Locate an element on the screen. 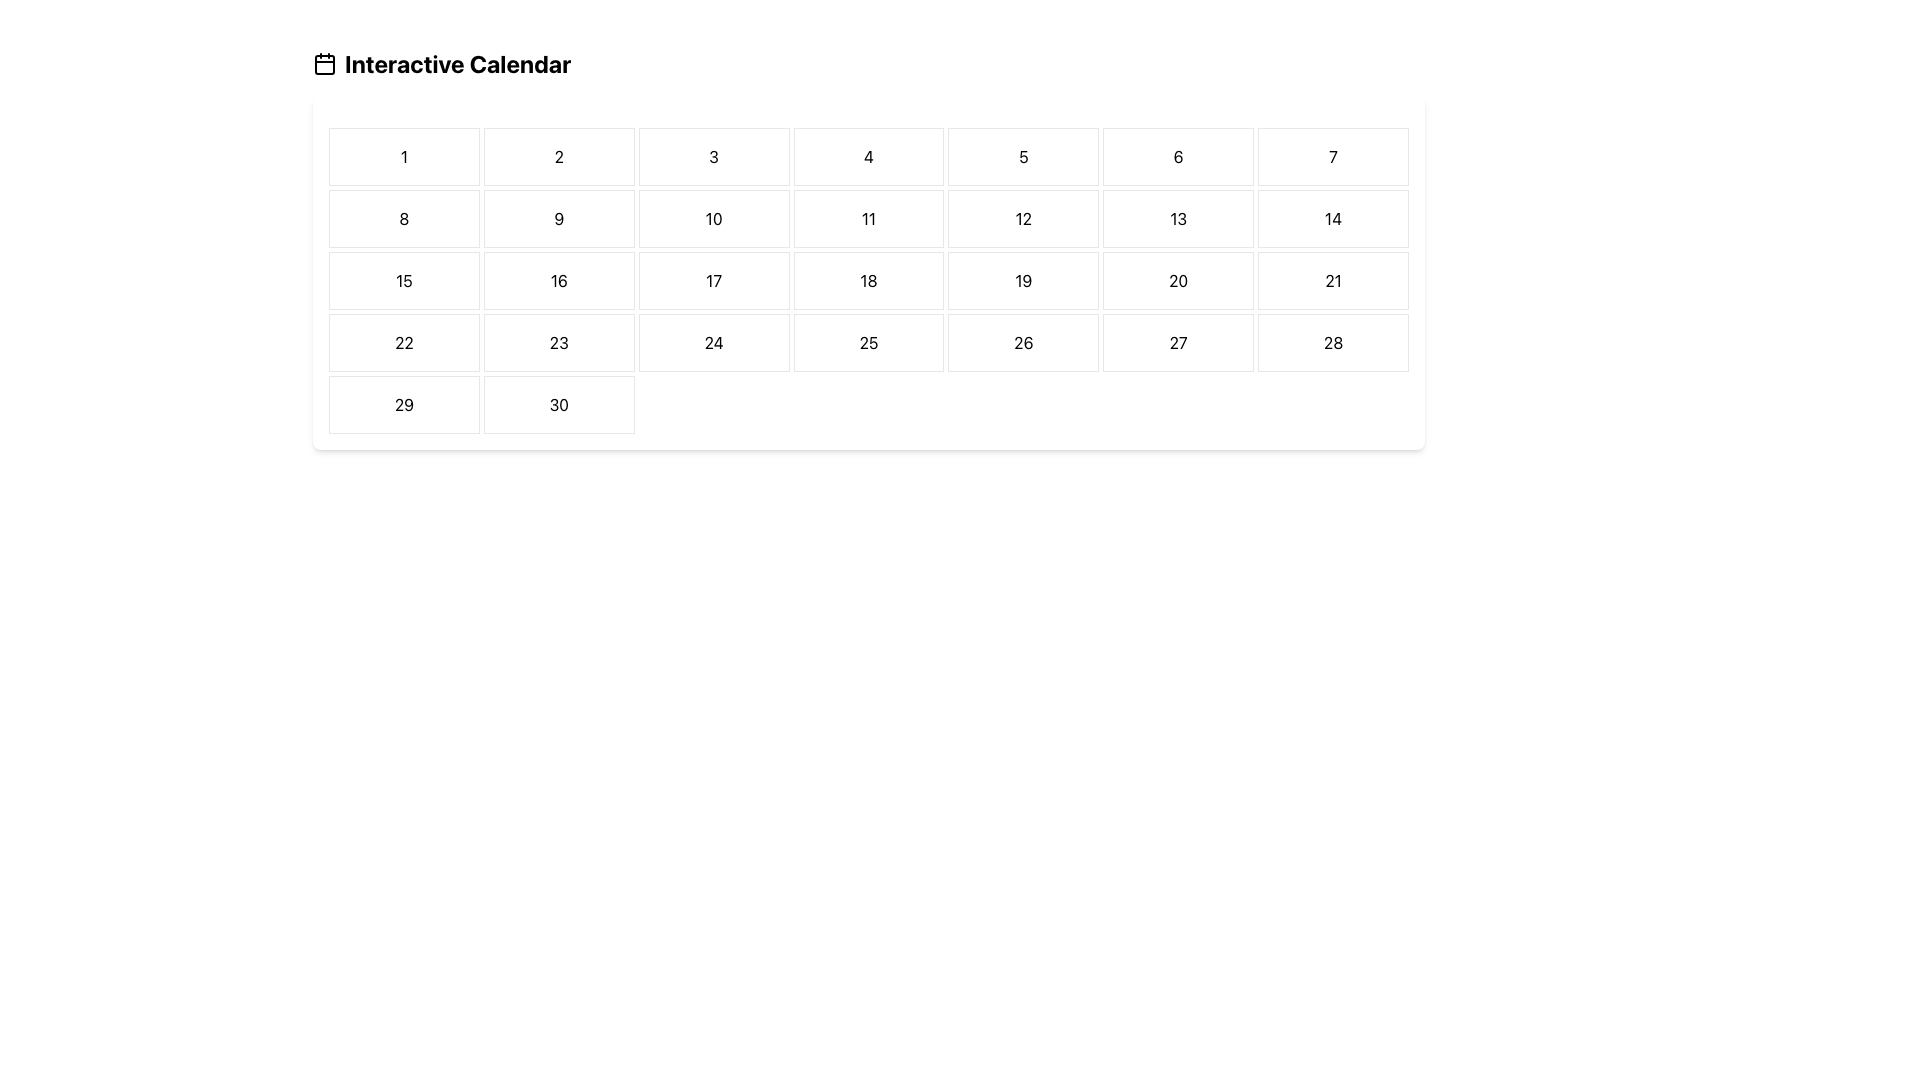 This screenshot has height=1080, width=1920. the static text display in a bordered box containing the text '21', located in the third row and seventh column of the grid layout is located at coordinates (1333, 281).